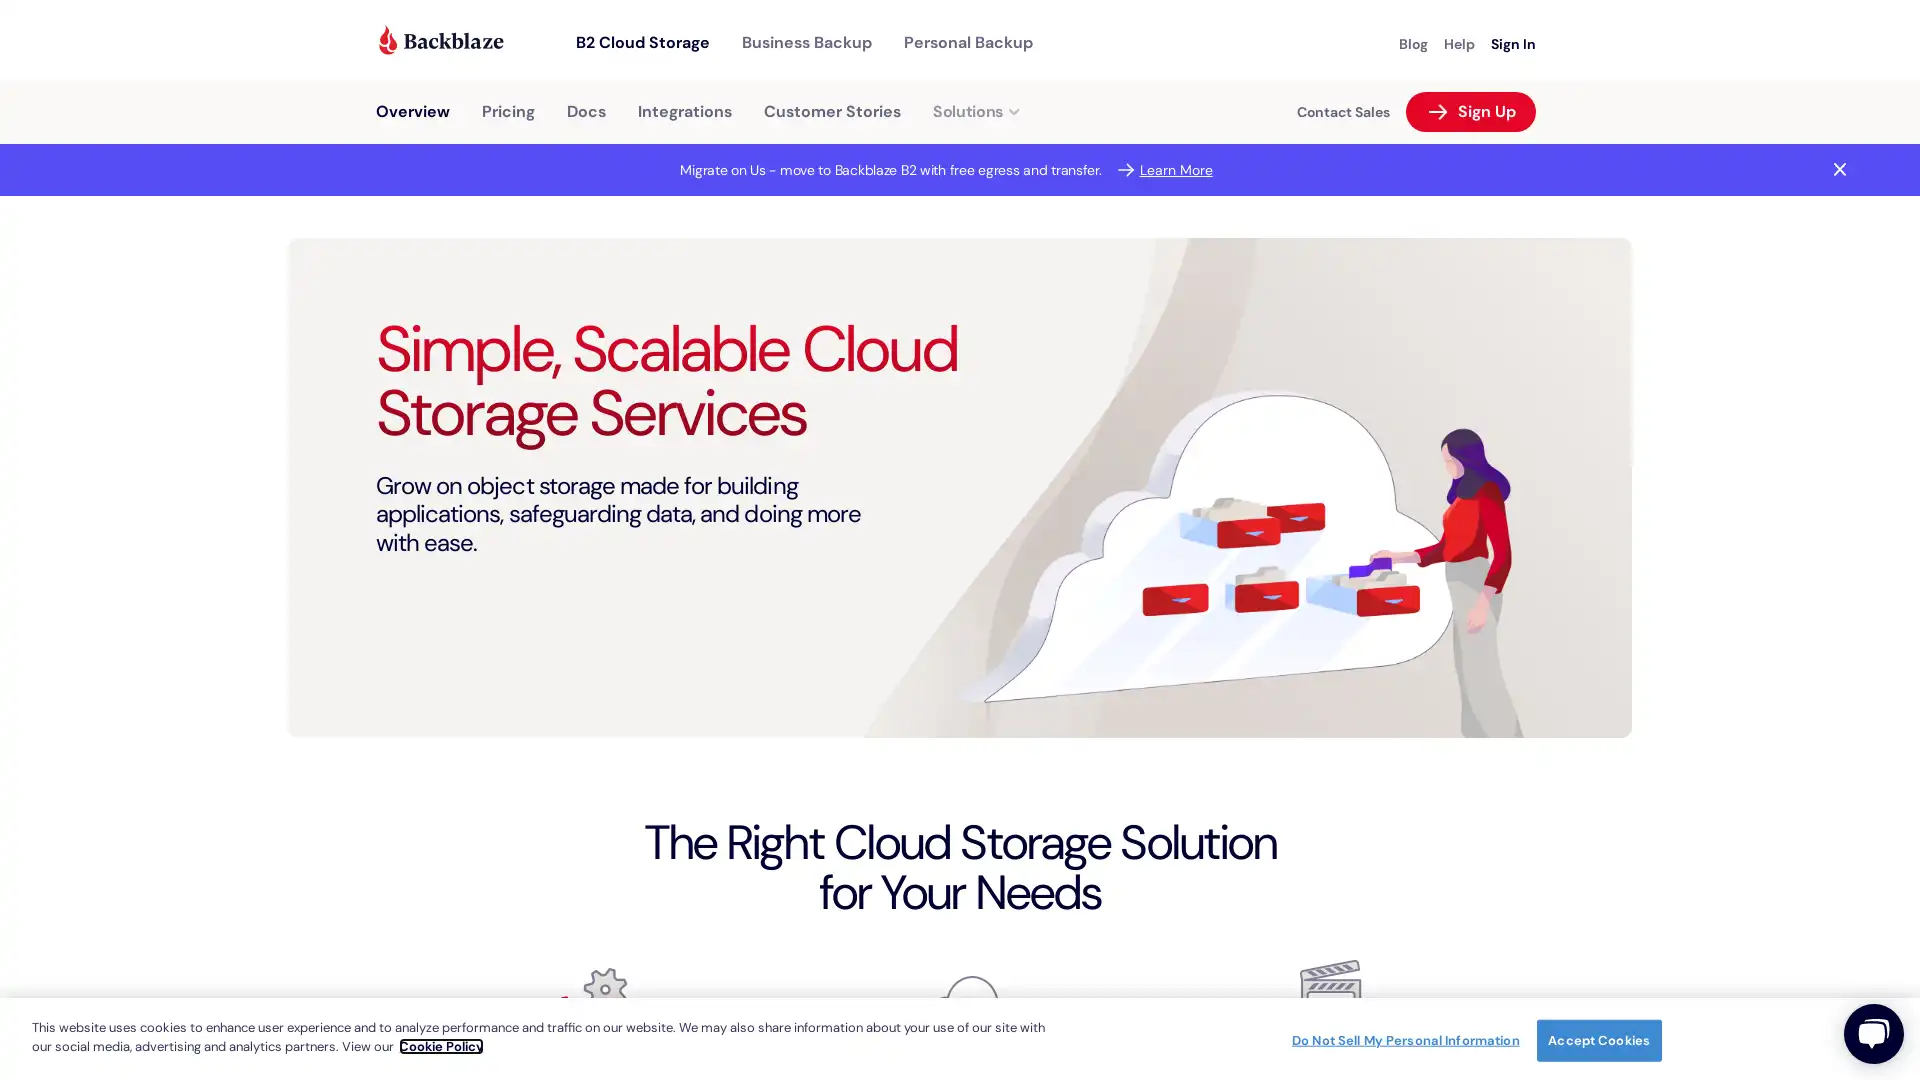  What do you see at coordinates (1597, 1039) in the screenshot?
I see `Accept Cookies` at bounding box center [1597, 1039].